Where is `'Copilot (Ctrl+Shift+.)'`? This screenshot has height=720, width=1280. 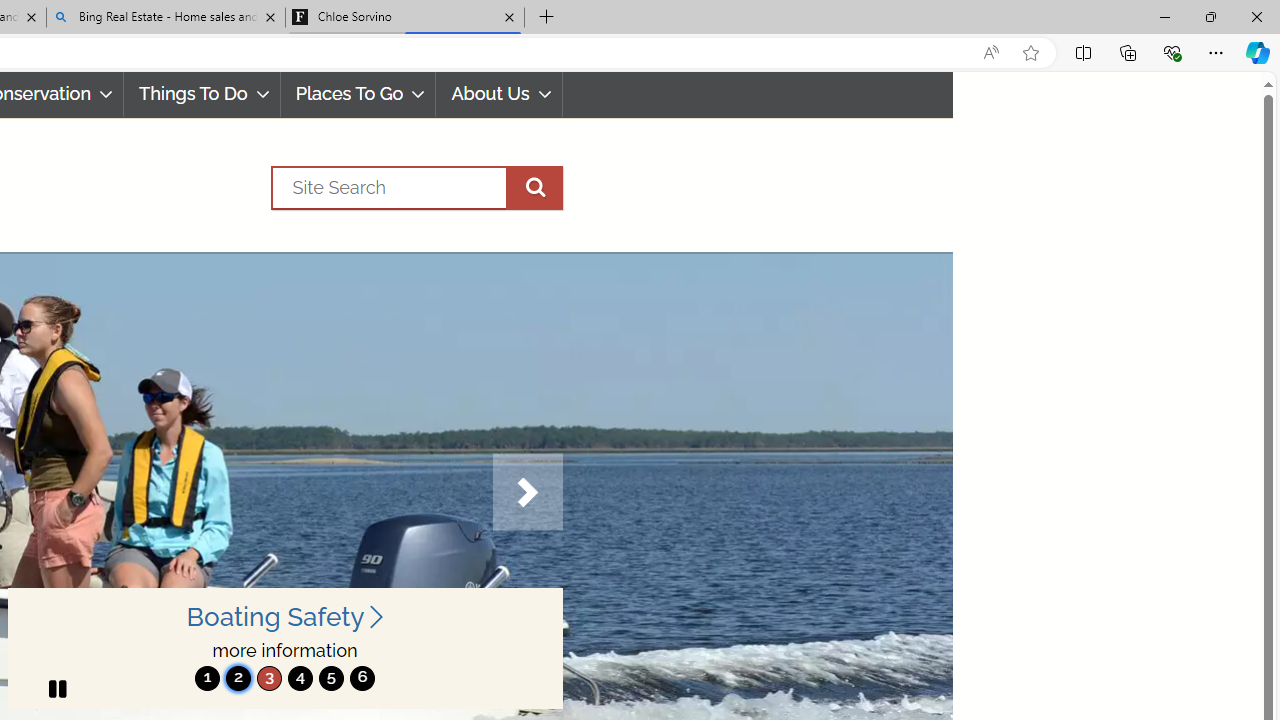
'Copilot (Ctrl+Shift+.)' is located at coordinates (1257, 51).